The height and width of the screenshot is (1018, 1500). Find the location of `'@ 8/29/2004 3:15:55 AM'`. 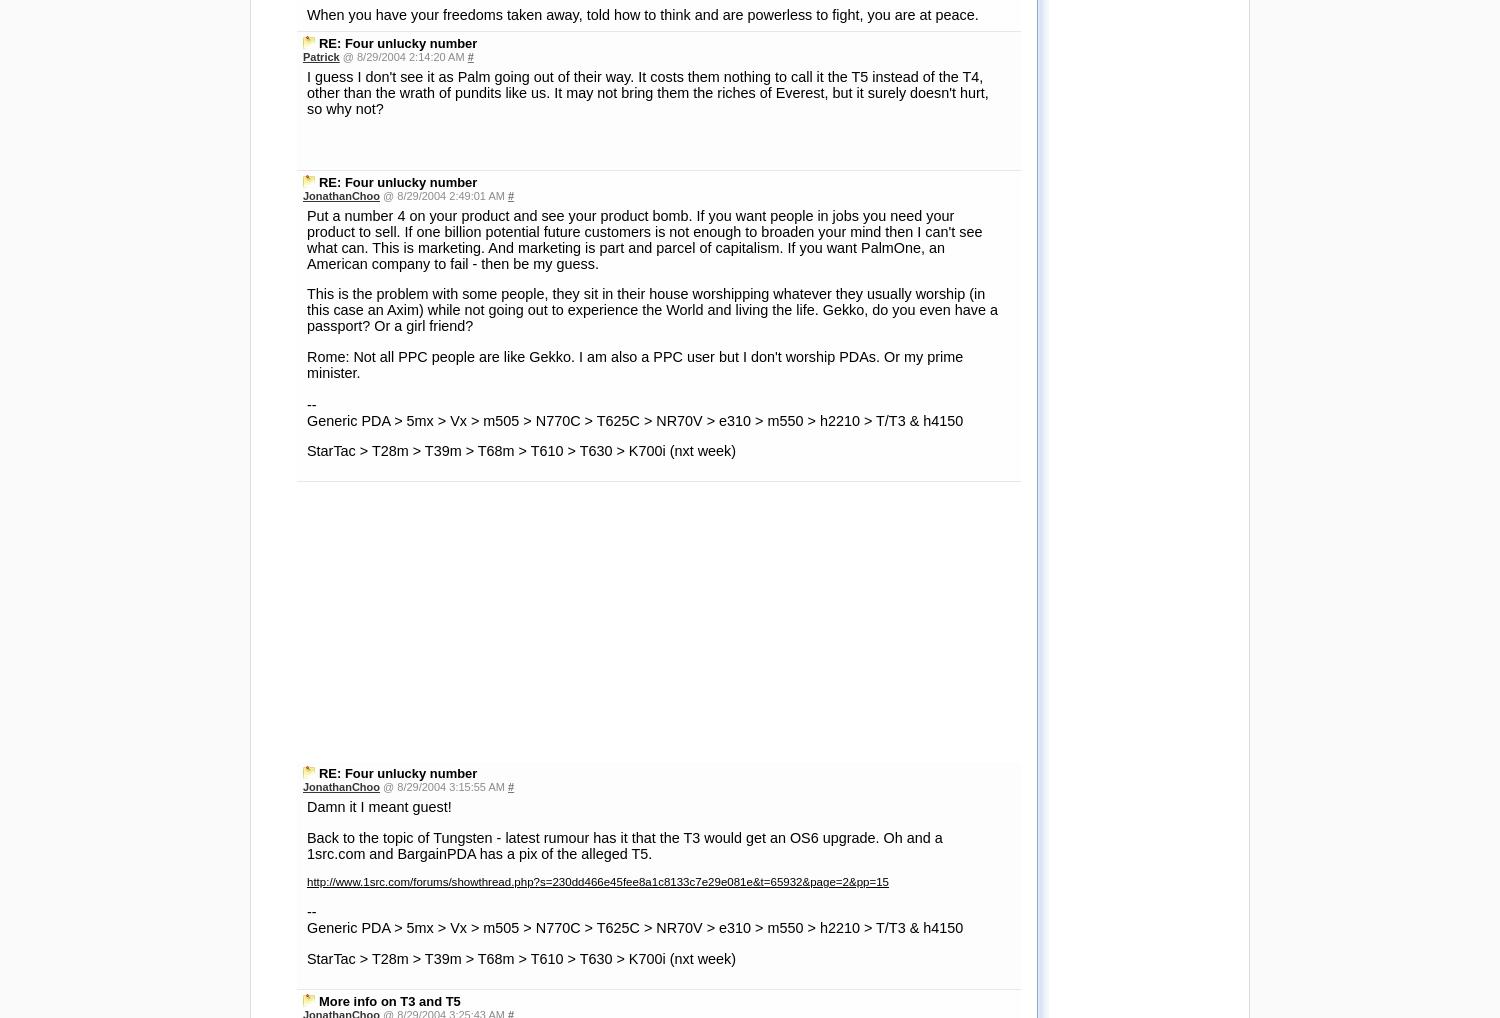

'@ 8/29/2004 3:15:55 AM' is located at coordinates (442, 226).